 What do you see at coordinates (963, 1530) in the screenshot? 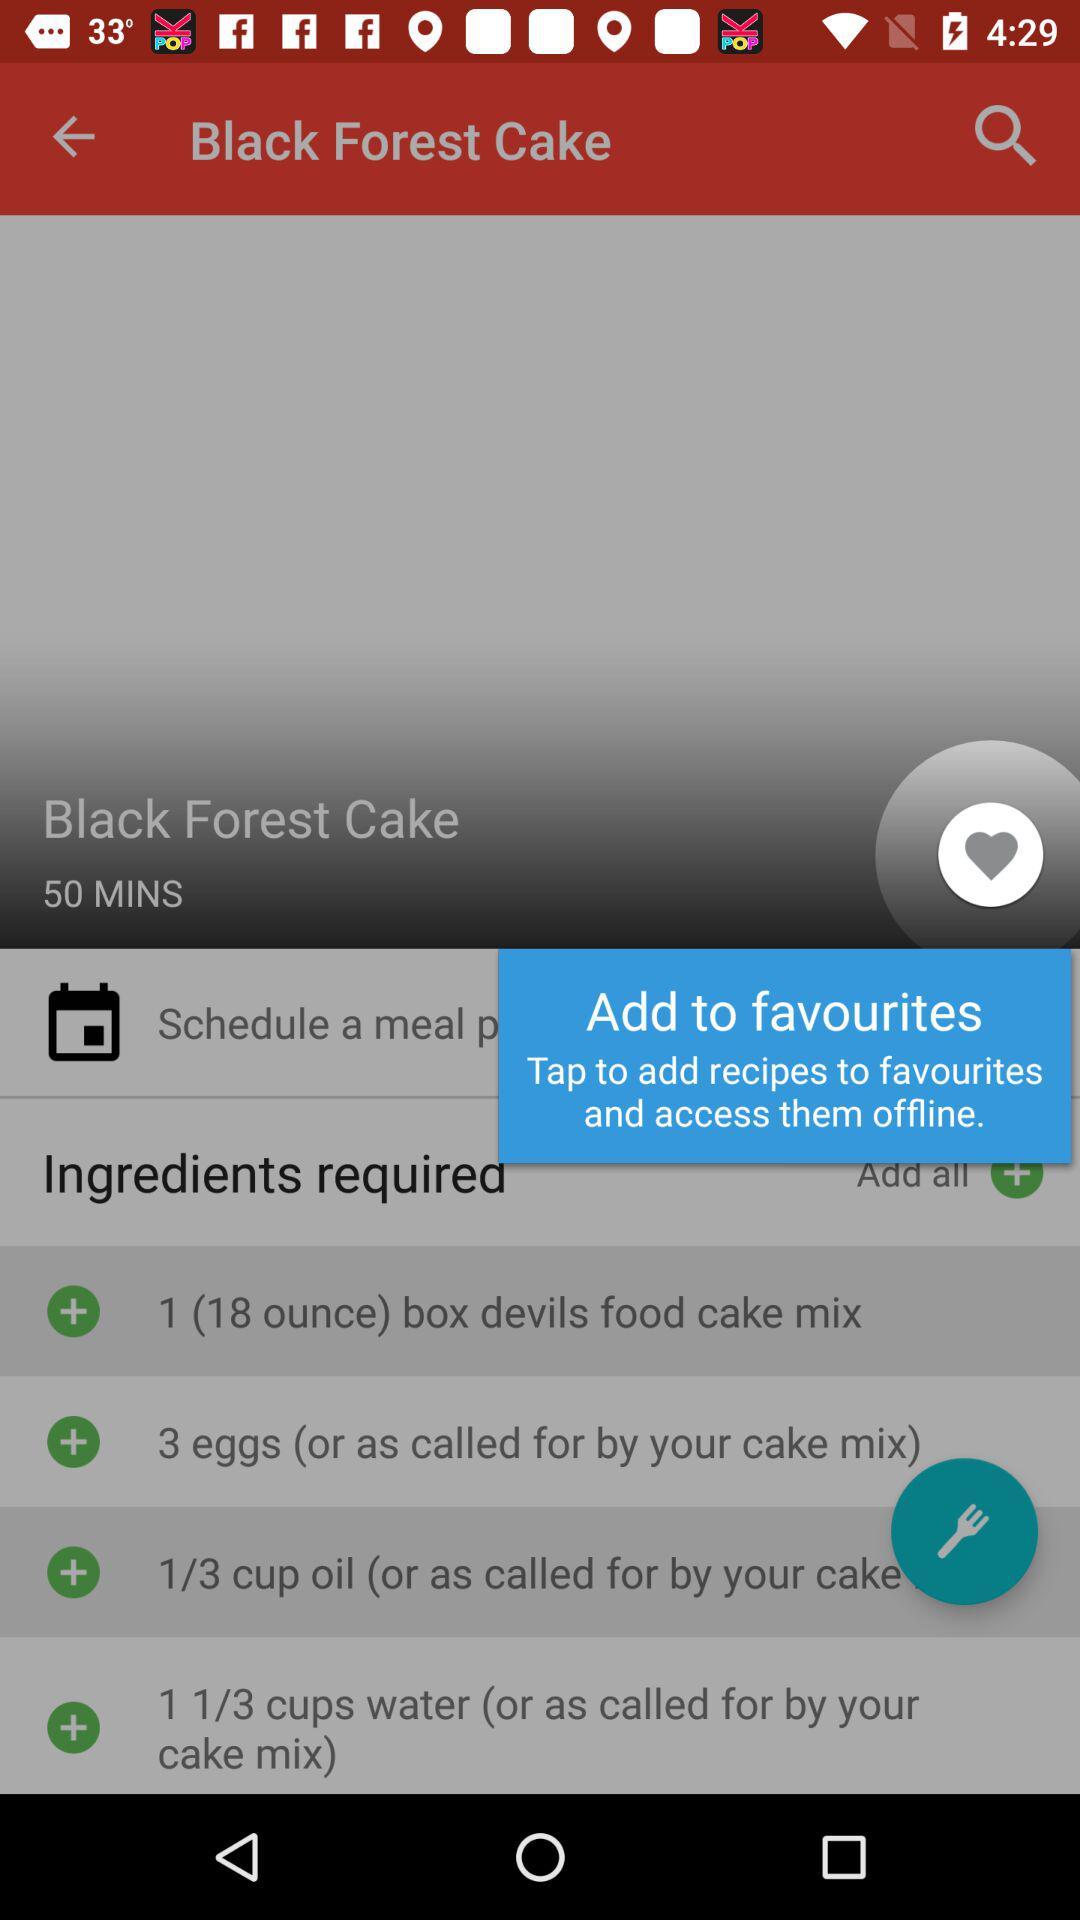
I see `fork icon` at bounding box center [963, 1530].